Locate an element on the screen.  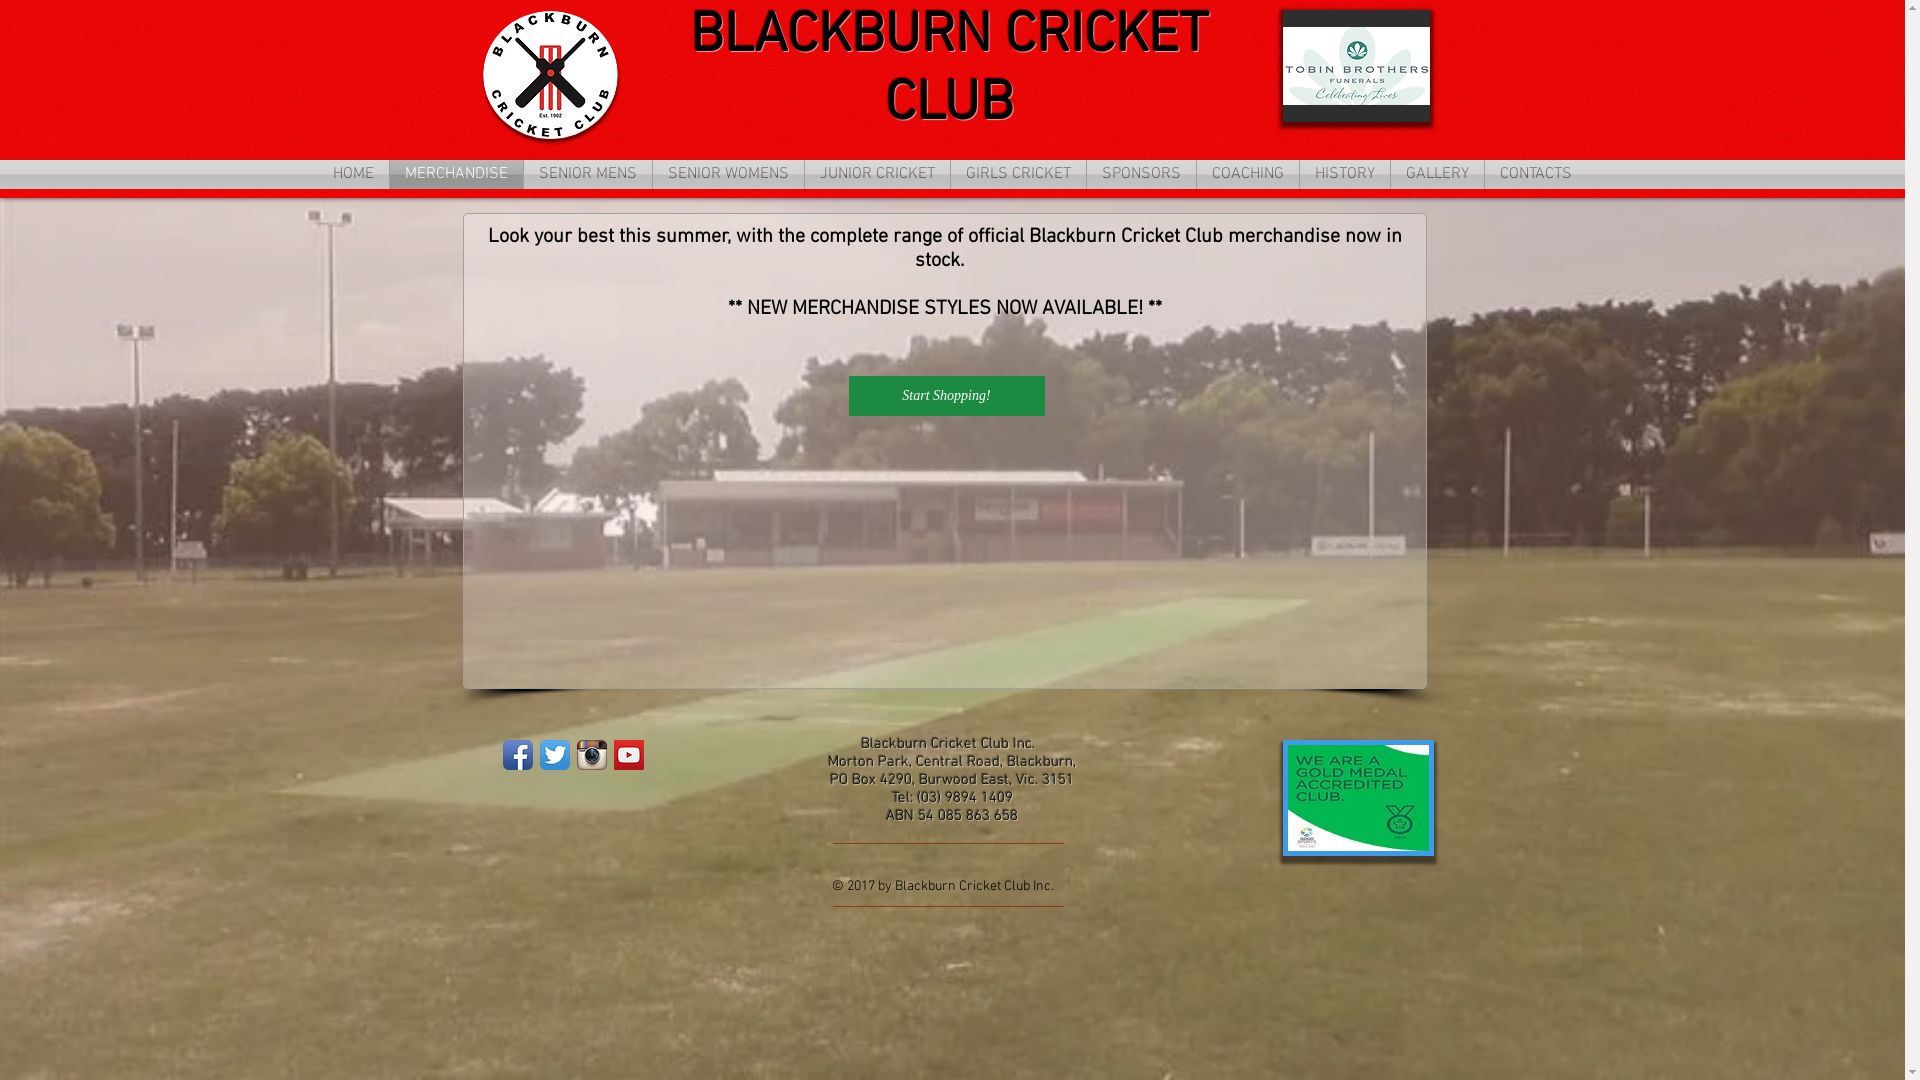
'COACHING' is located at coordinates (1247, 173).